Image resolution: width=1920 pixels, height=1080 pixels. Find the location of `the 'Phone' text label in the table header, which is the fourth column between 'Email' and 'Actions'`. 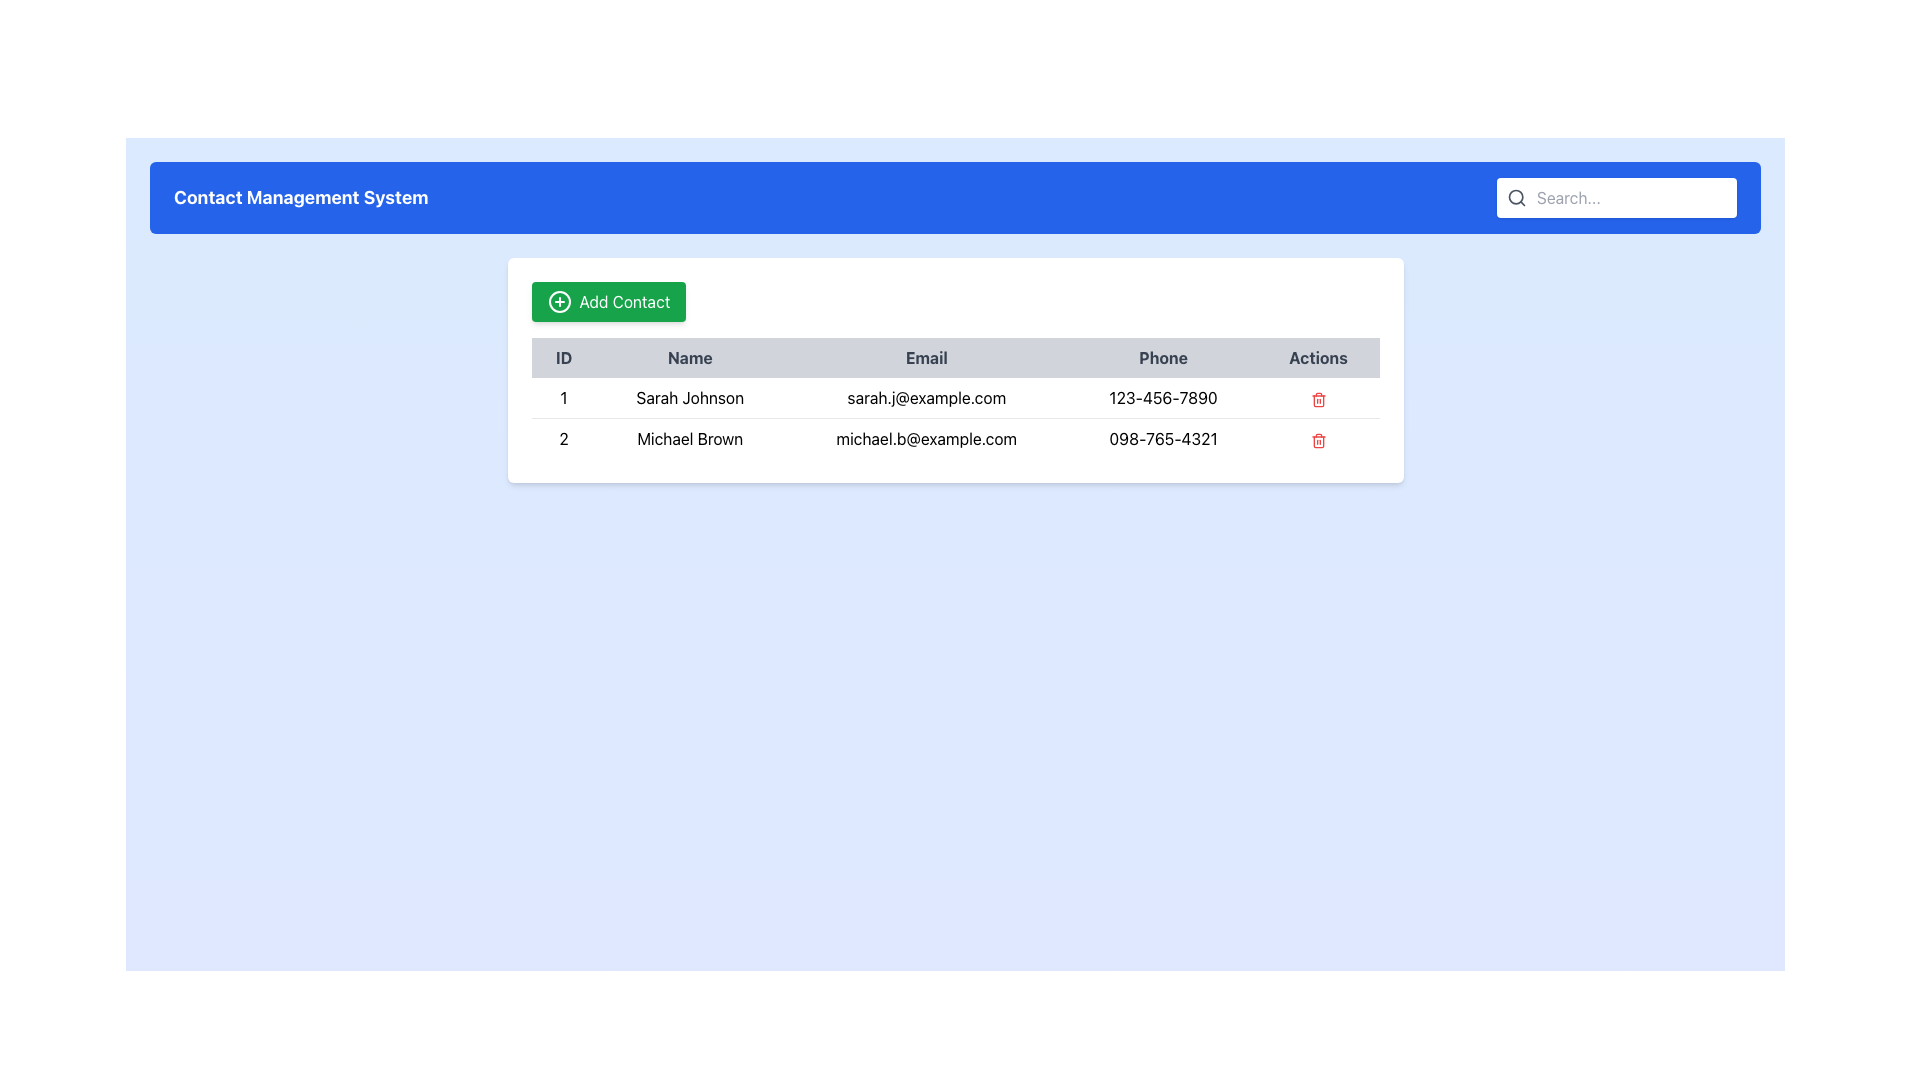

the 'Phone' text label in the table header, which is the fourth column between 'Email' and 'Actions' is located at coordinates (1163, 357).